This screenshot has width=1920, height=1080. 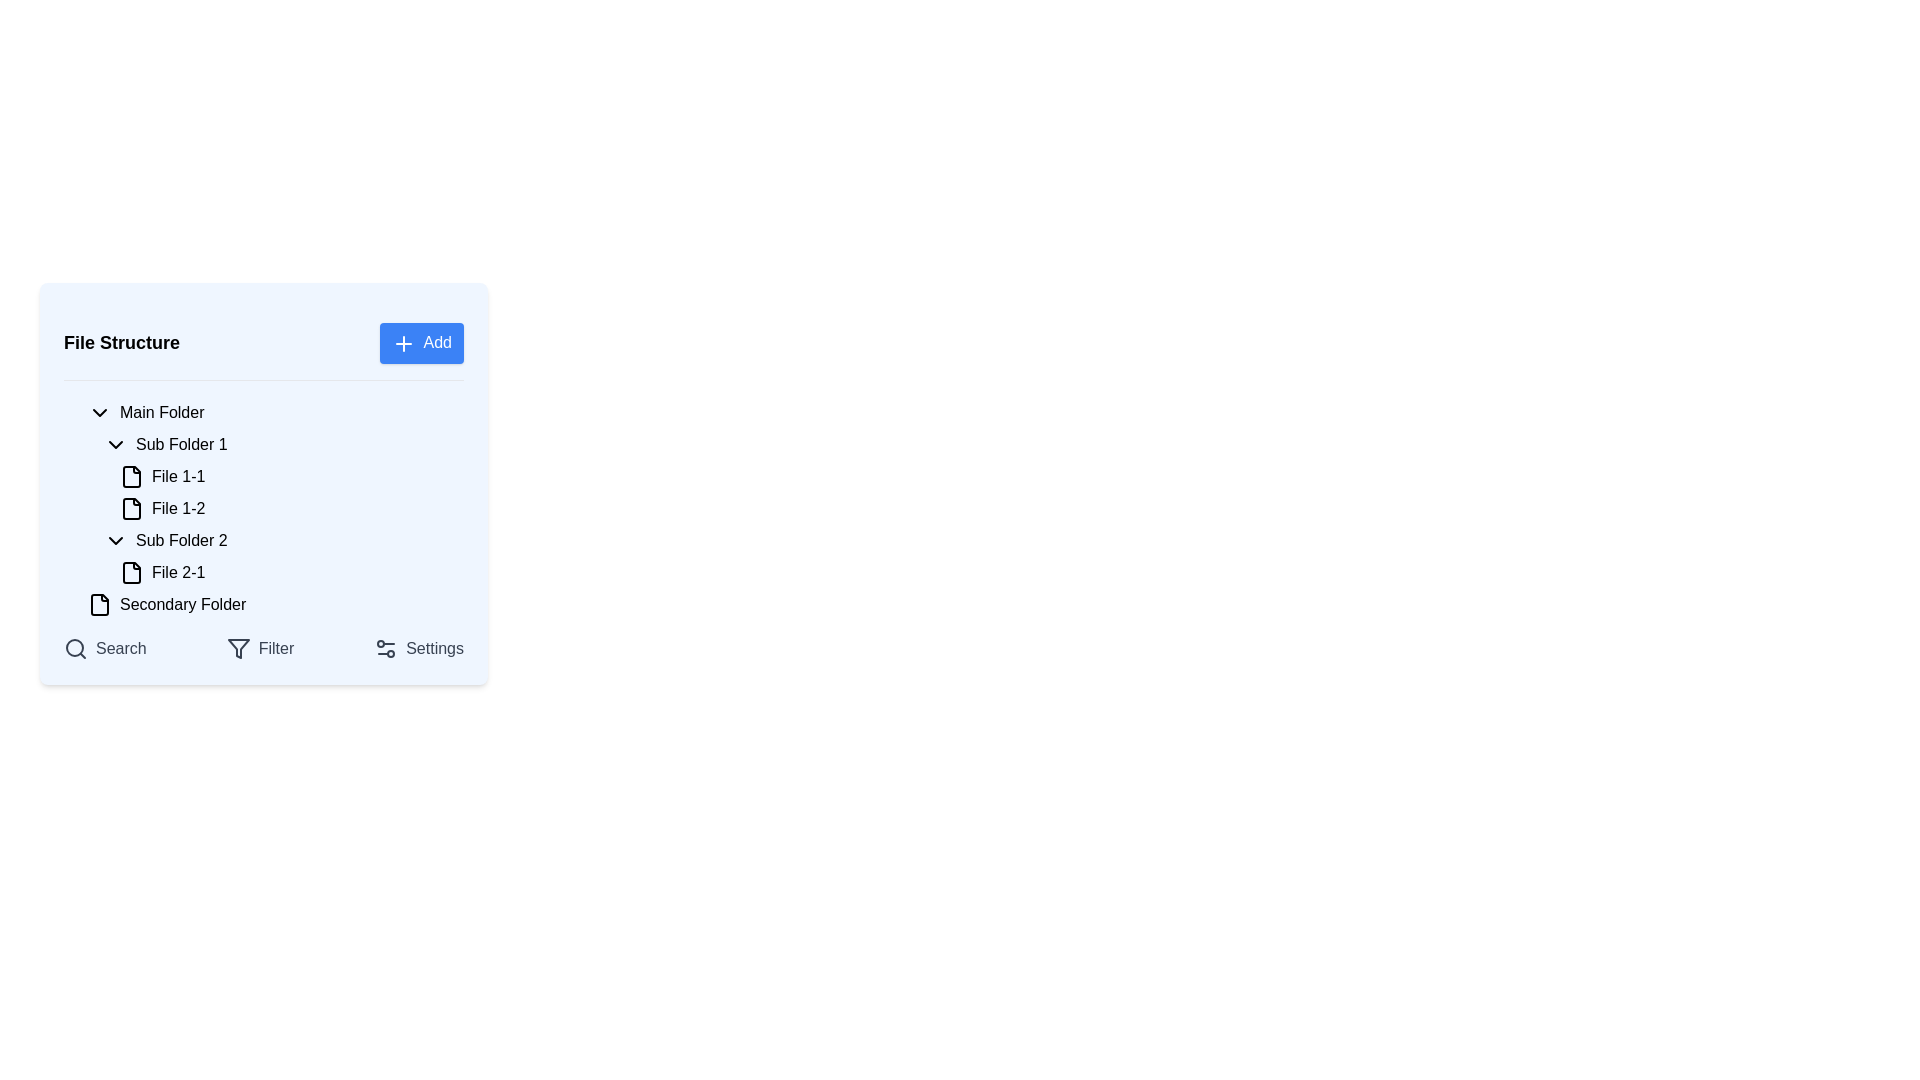 What do you see at coordinates (183, 603) in the screenshot?
I see `the text label displaying 'Secondary Folder'` at bounding box center [183, 603].